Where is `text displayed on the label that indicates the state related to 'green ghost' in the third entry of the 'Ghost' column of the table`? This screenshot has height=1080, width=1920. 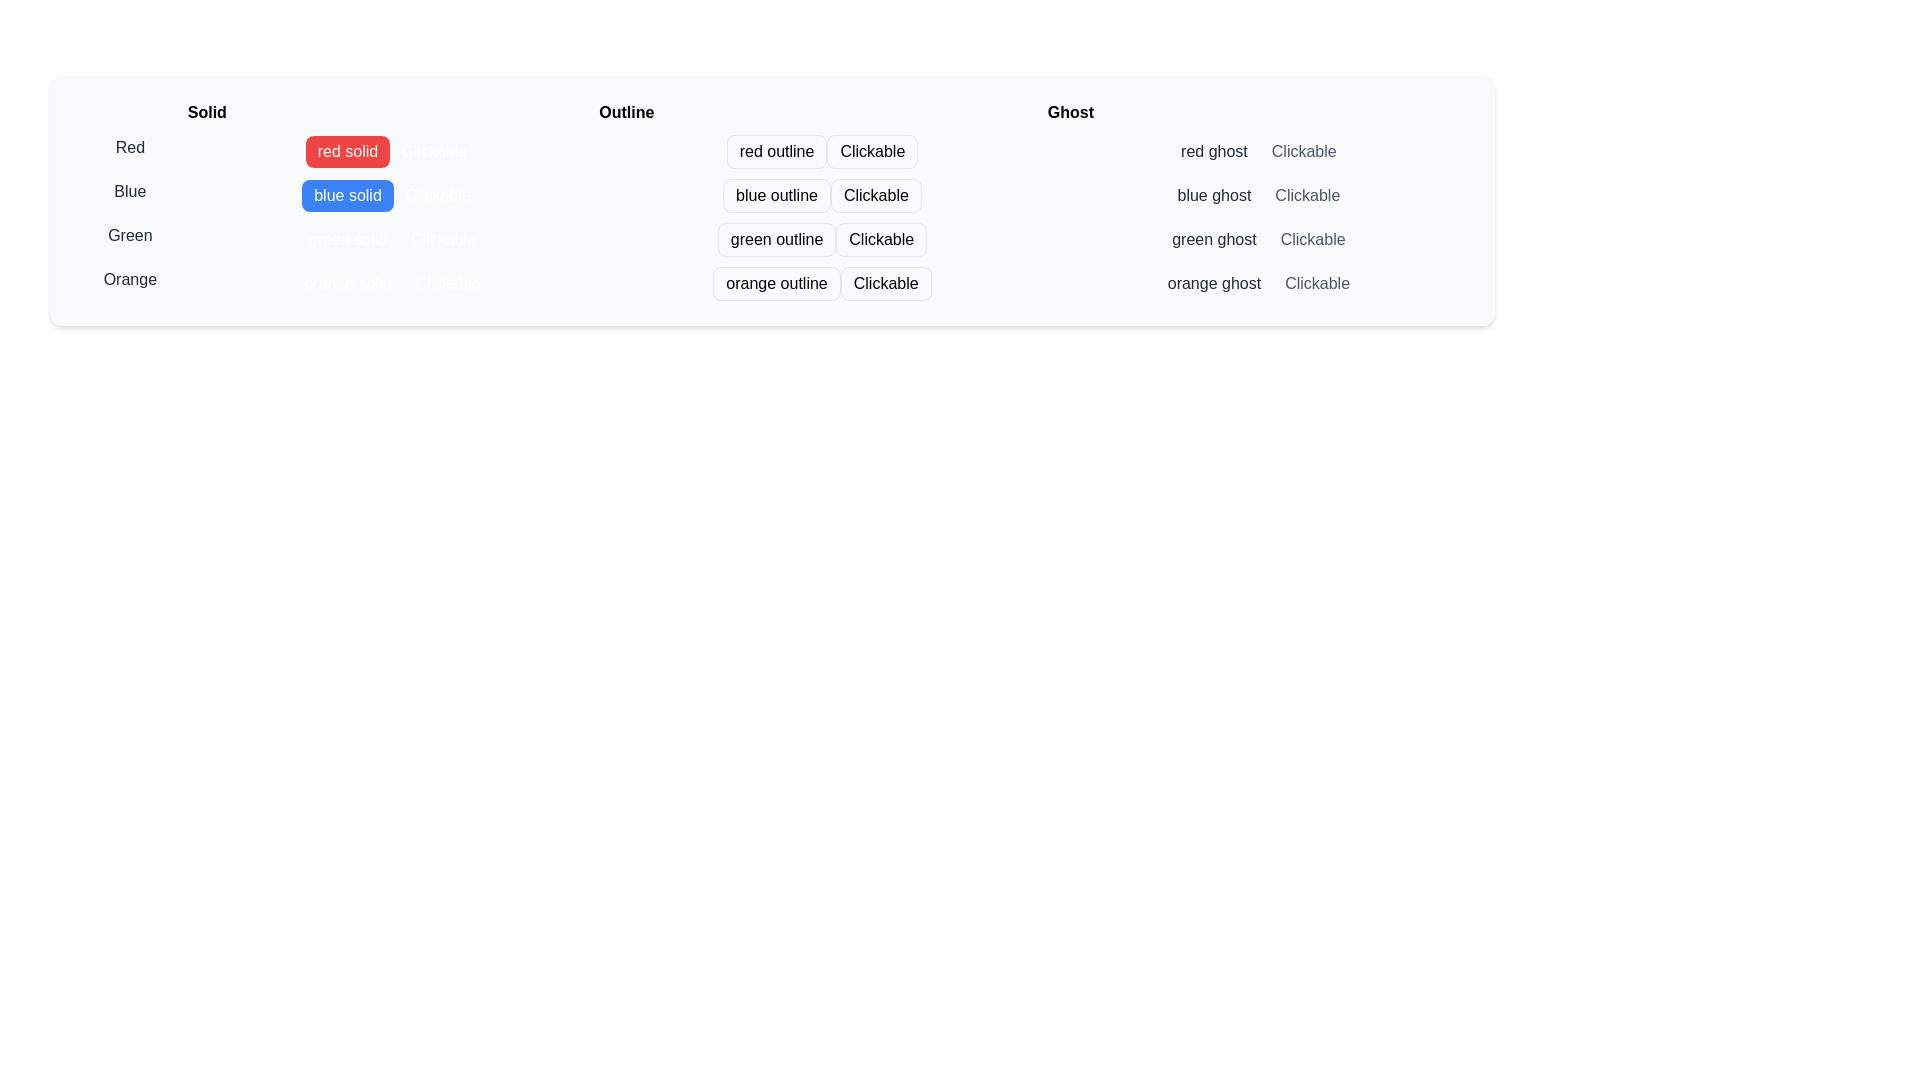
text displayed on the label that indicates the state related to 'green ghost' in the third entry of the 'Ghost' column of the table is located at coordinates (1257, 234).